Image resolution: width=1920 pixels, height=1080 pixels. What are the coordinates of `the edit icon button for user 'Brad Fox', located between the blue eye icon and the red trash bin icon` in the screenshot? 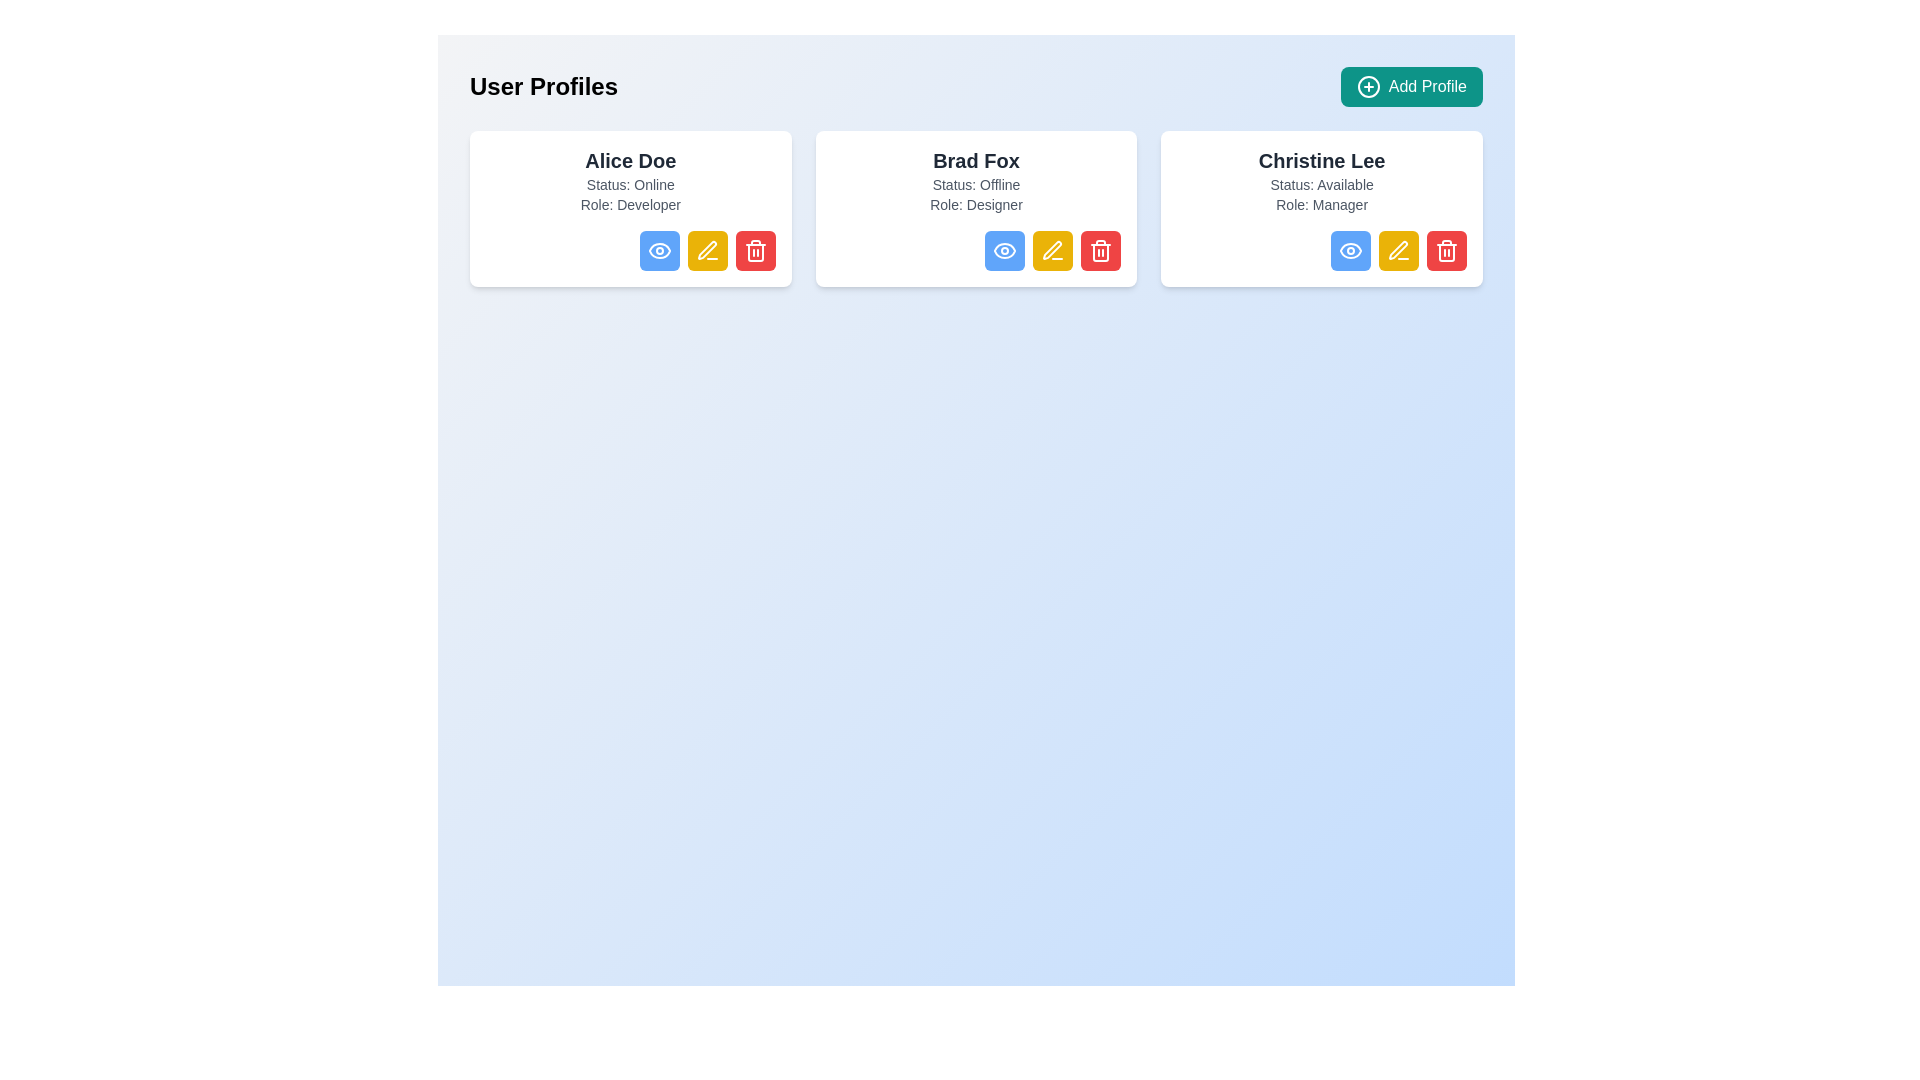 It's located at (1052, 249).